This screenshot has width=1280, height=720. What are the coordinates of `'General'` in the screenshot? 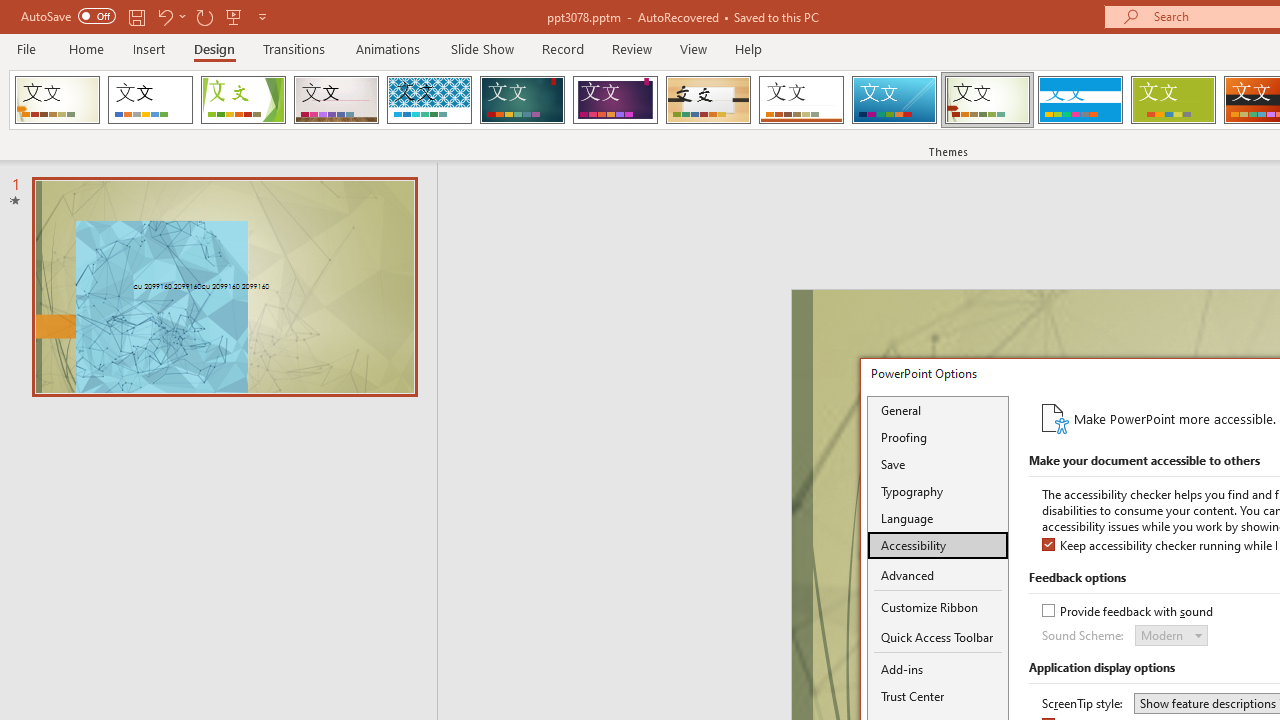 It's located at (937, 409).